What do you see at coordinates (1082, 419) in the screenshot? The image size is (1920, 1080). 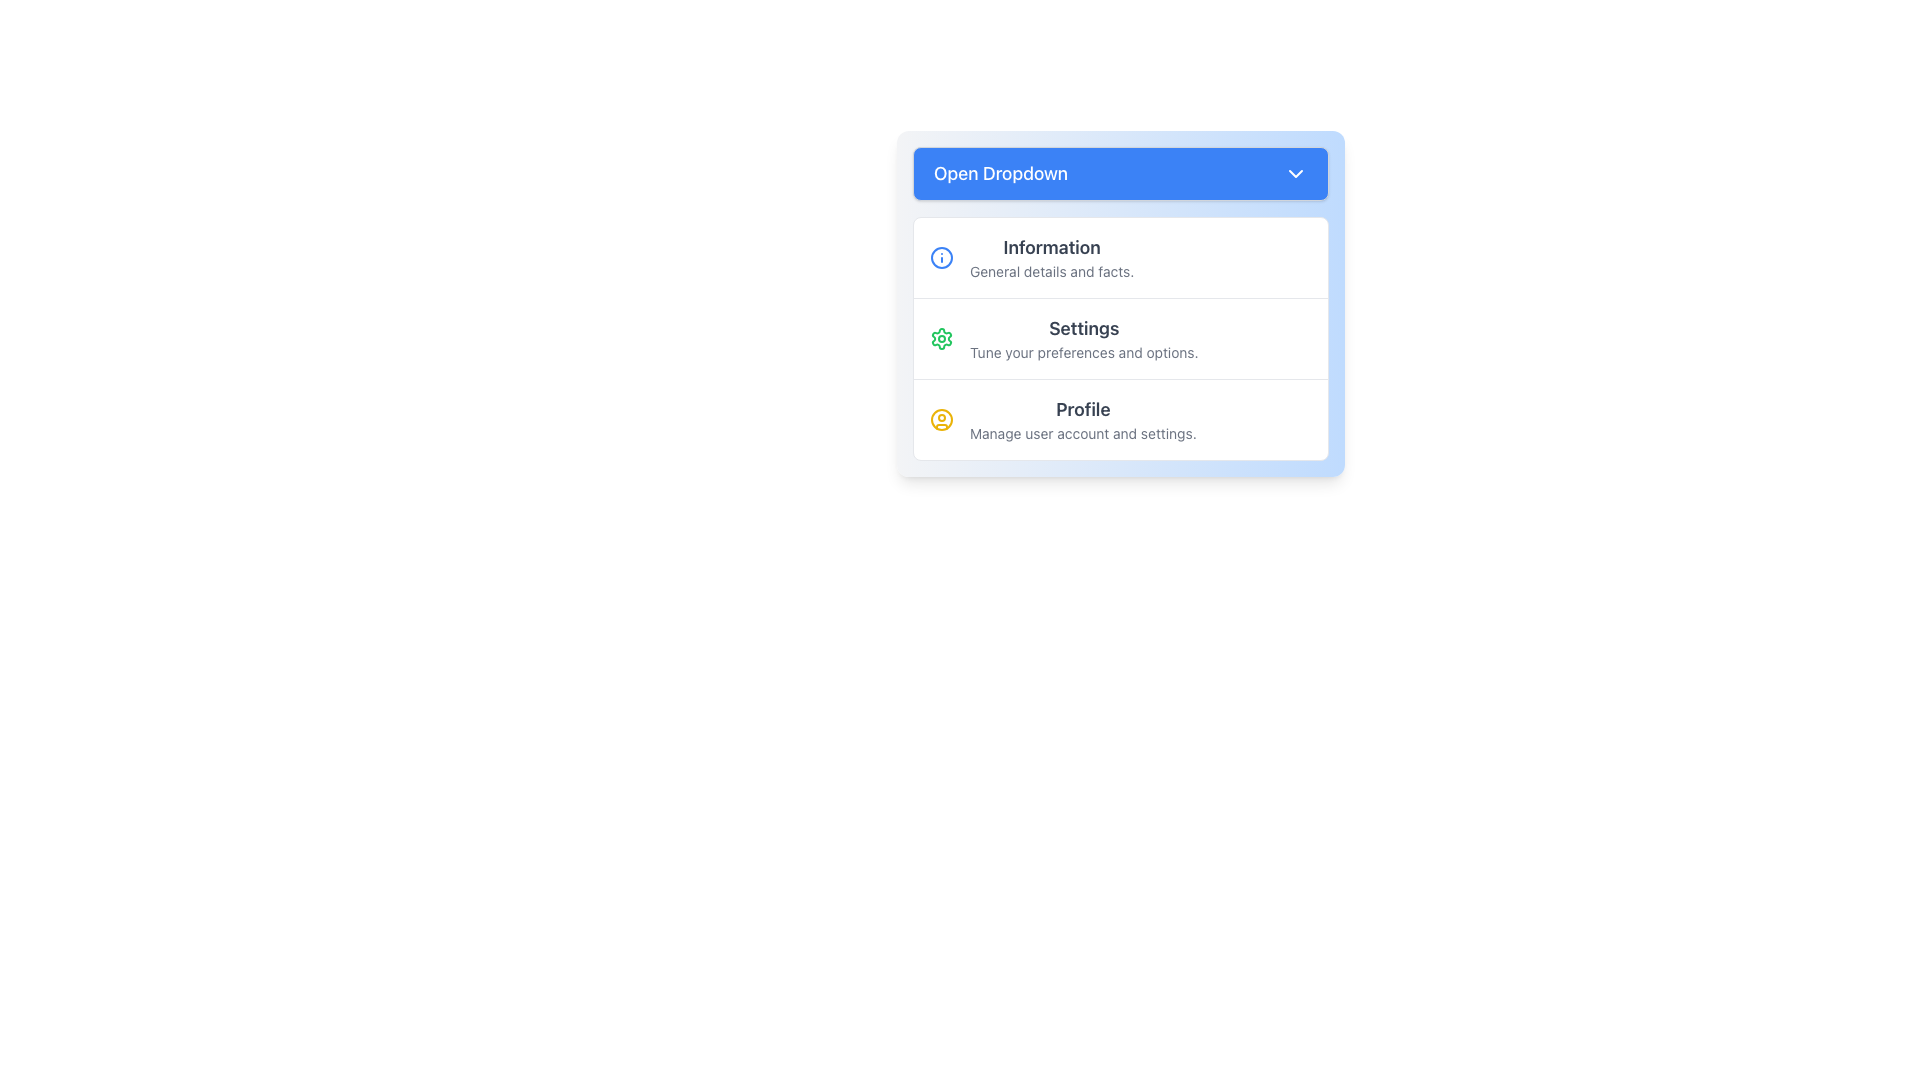 I see `the 'Profile' text element in the dropdown menu` at bounding box center [1082, 419].